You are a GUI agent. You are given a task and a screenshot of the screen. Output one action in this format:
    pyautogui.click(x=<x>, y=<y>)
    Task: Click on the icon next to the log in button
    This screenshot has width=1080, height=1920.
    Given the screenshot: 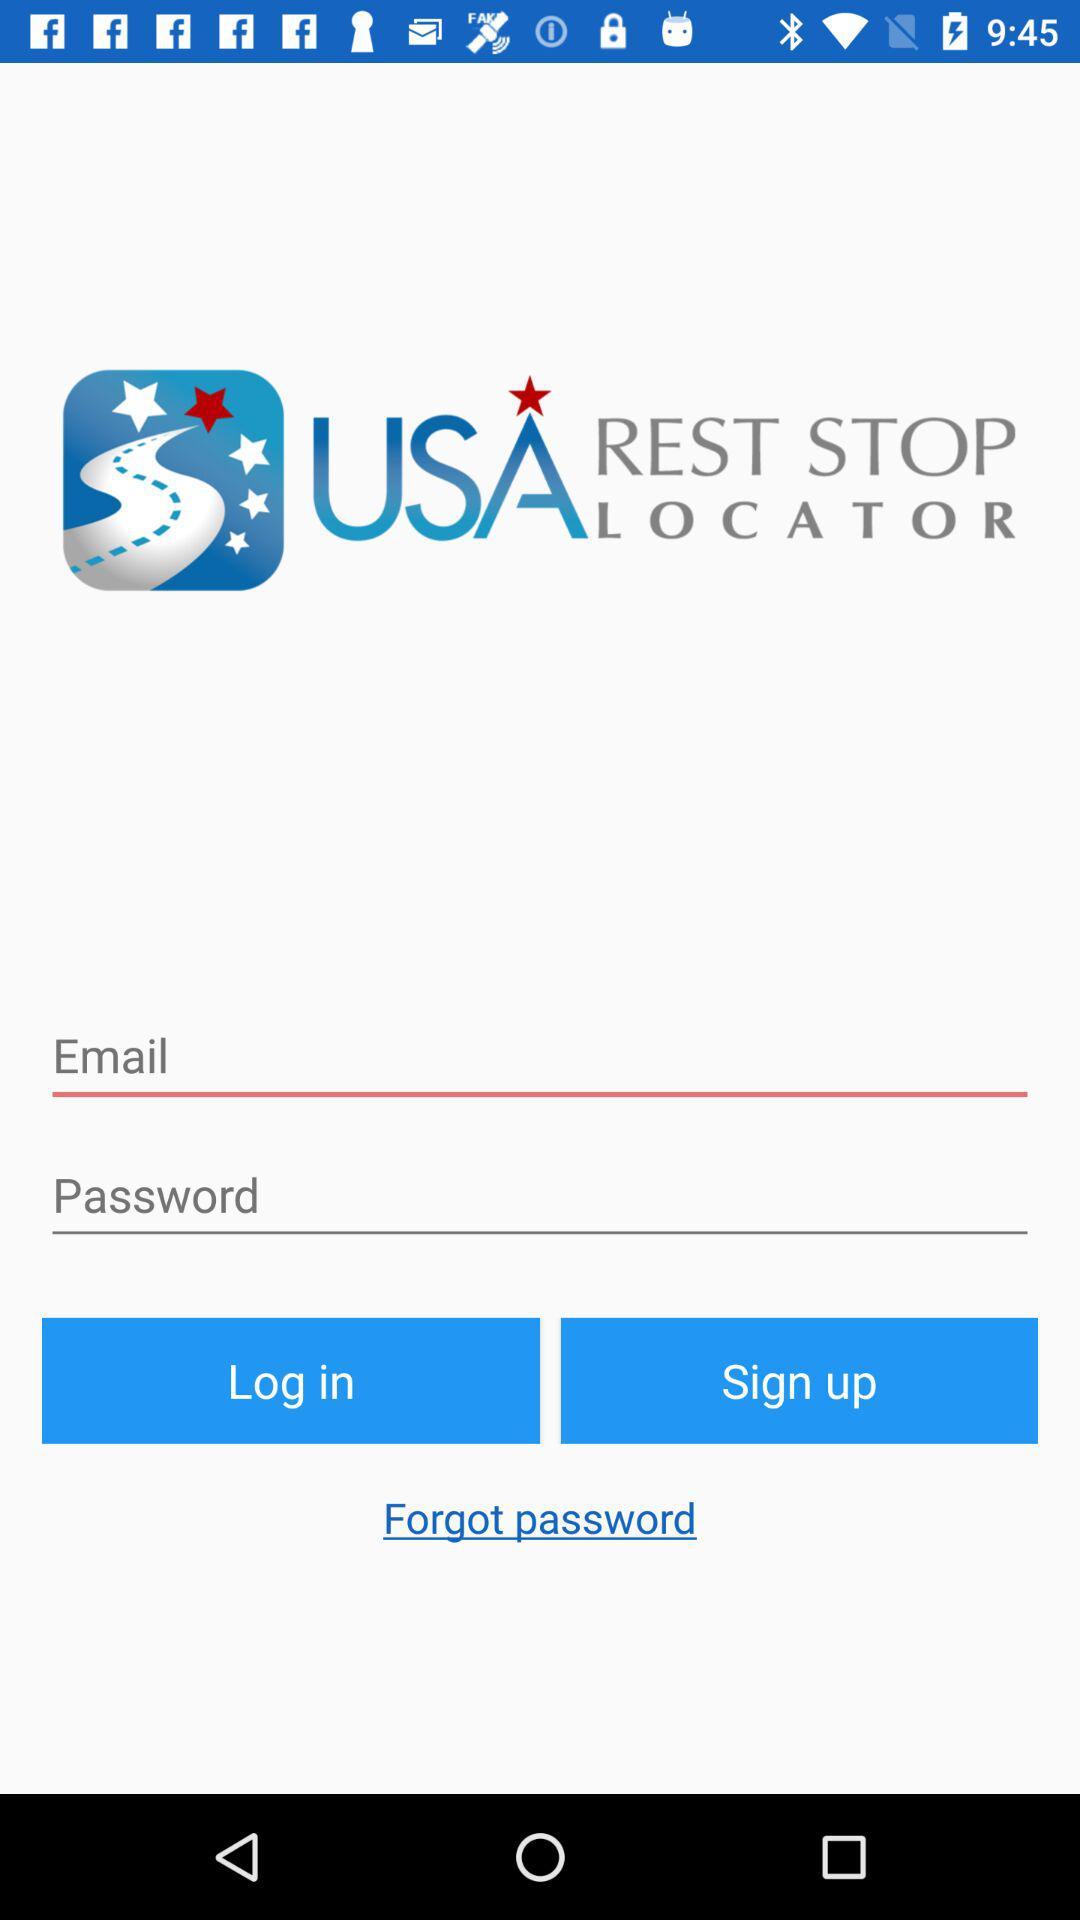 What is the action you would take?
    pyautogui.click(x=798, y=1379)
    